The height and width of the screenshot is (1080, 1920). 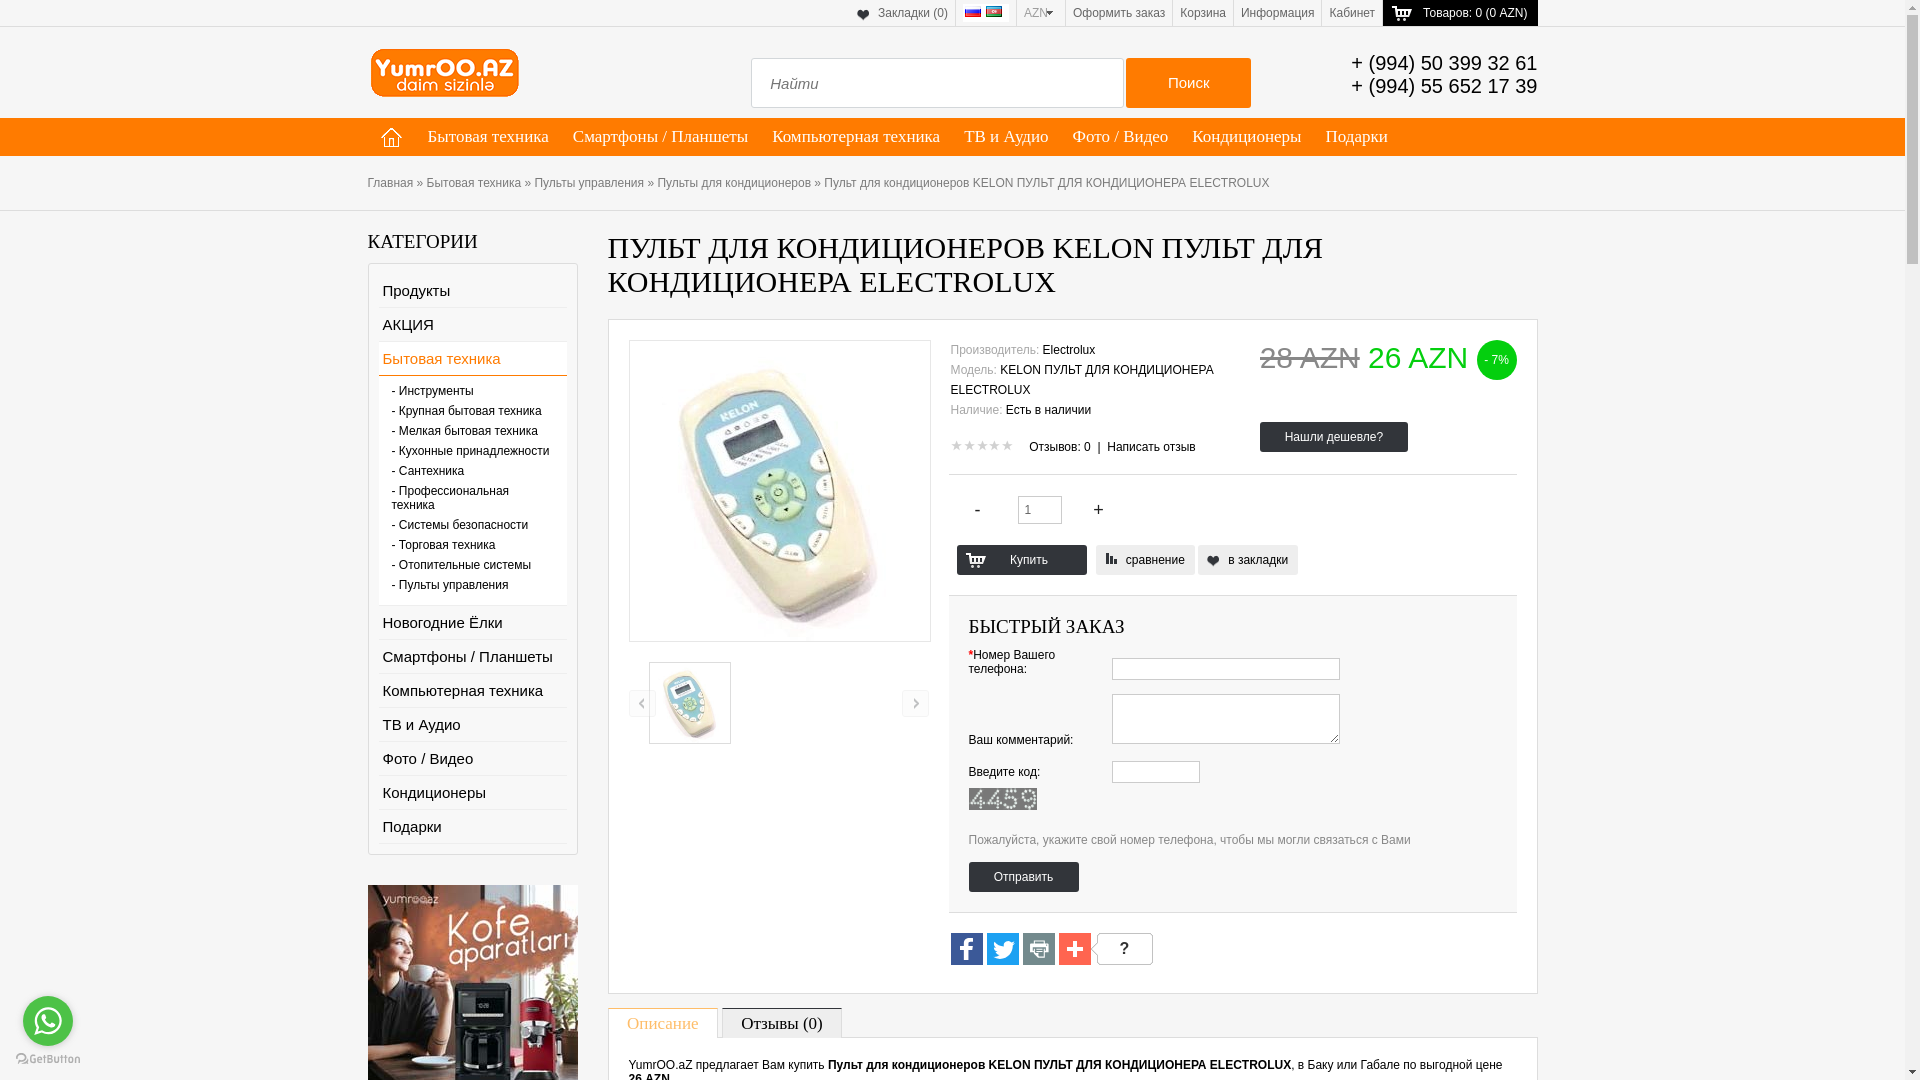 What do you see at coordinates (1002, 949) in the screenshot?
I see `'Twitter'` at bounding box center [1002, 949].